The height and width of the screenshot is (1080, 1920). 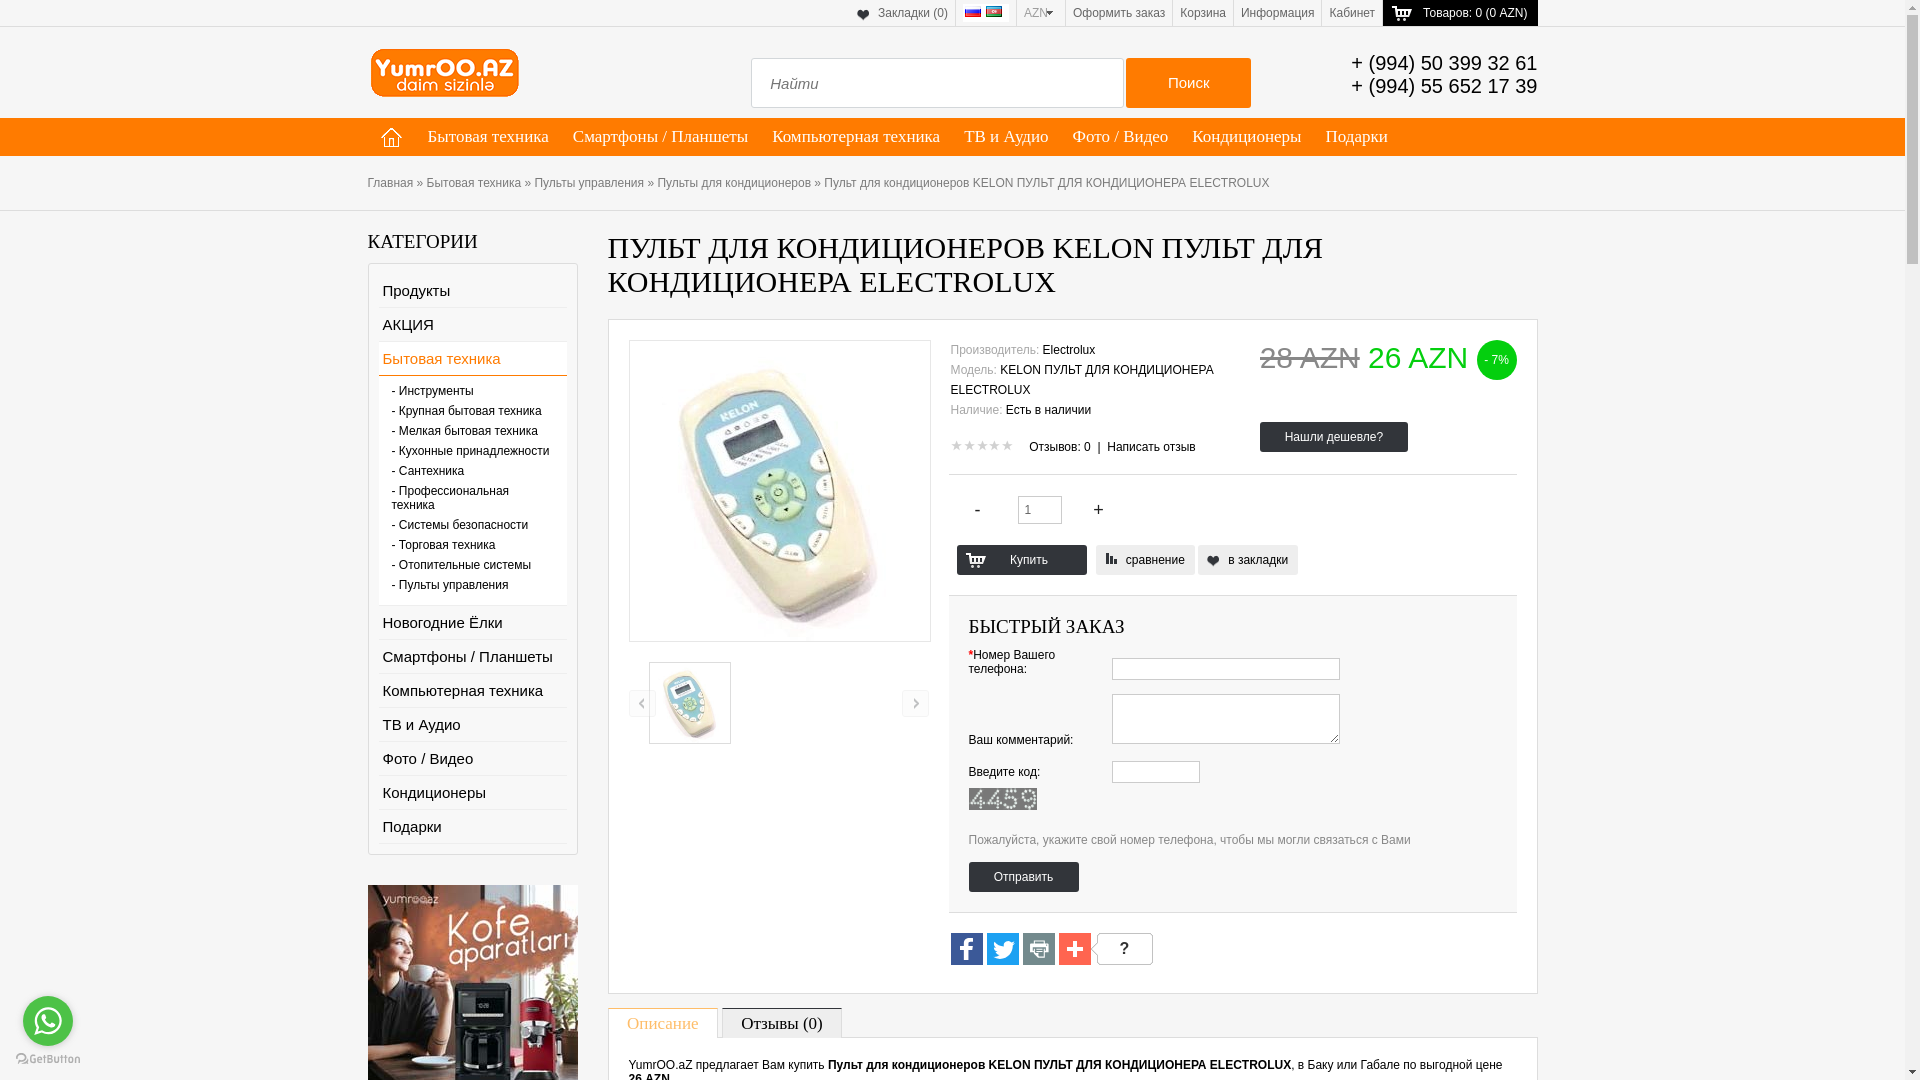 What do you see at coordinates (1002, 949) in the screenshot?
I see `'Twitter'` at bounding box center [1002, 949].